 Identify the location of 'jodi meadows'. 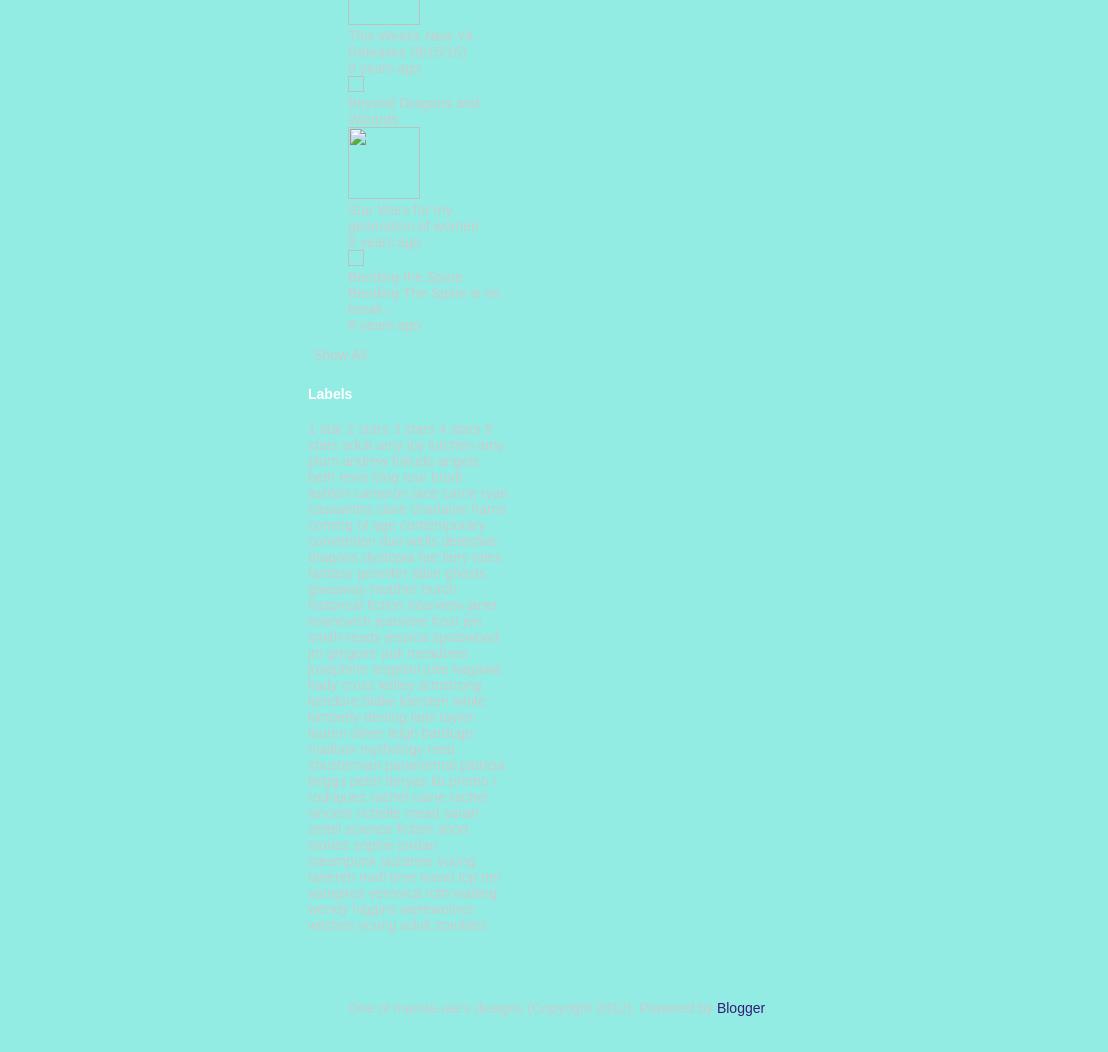
(423, 652).